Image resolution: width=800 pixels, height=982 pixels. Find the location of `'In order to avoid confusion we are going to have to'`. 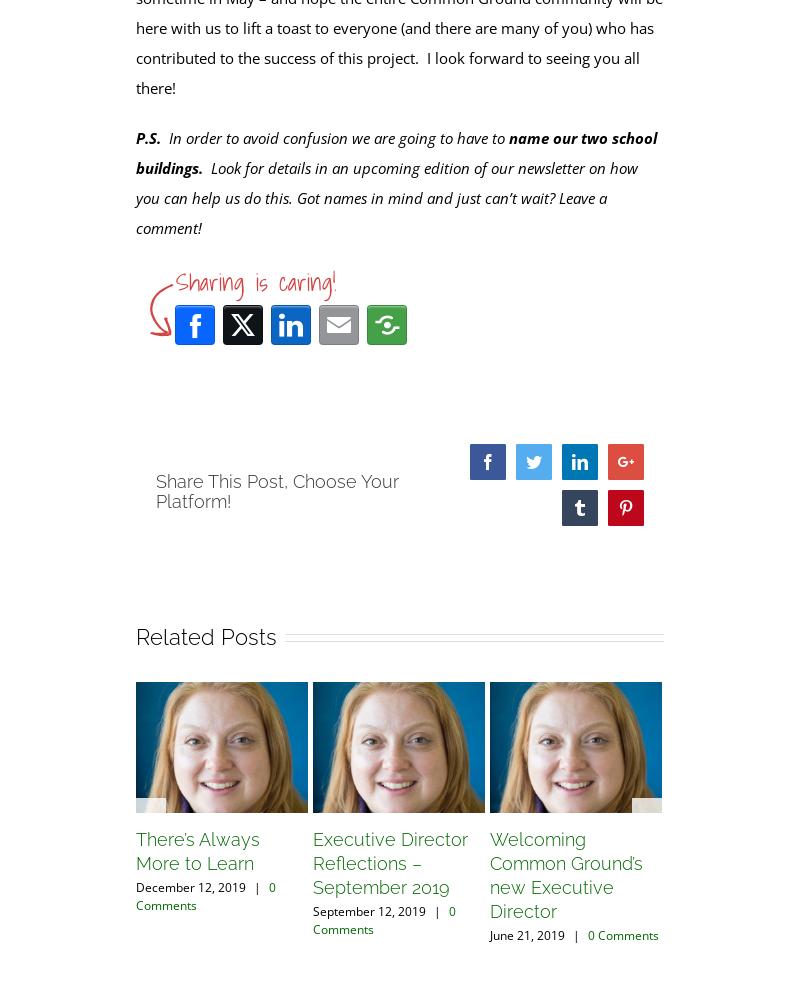

'In order to avoid confusion we are going to have to' is located at coordinates (335, 135).